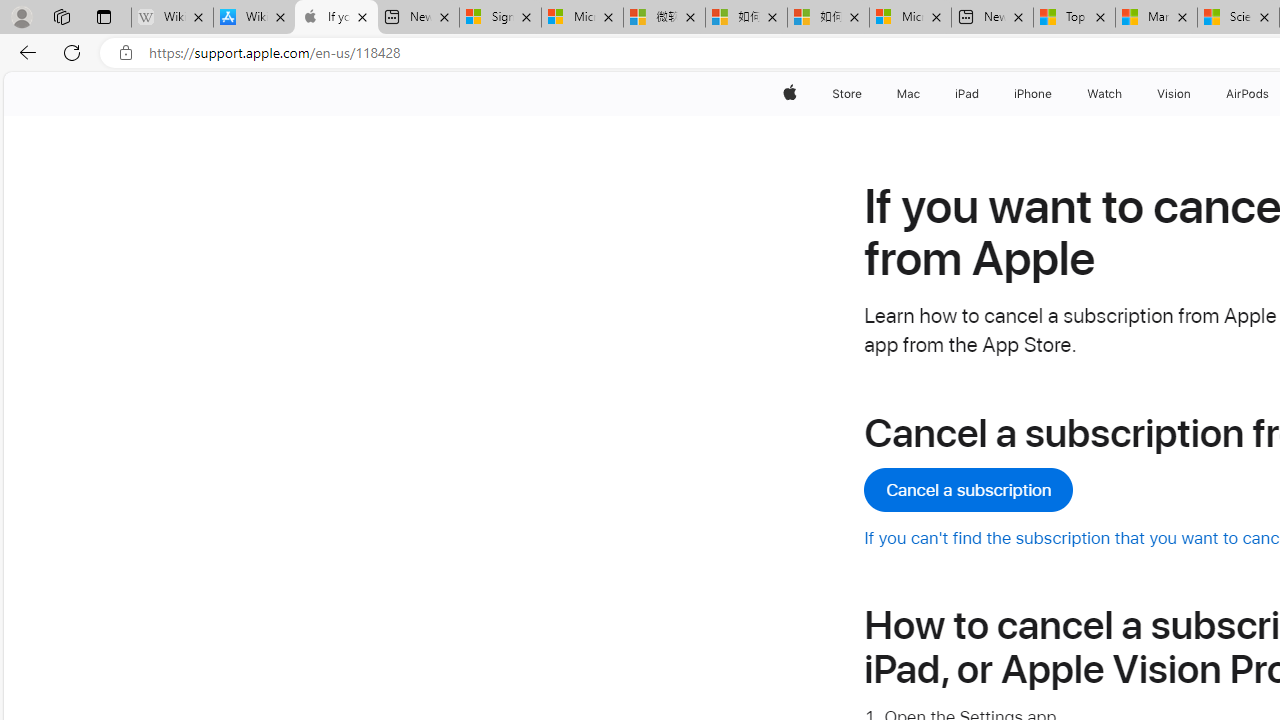  What do you see at coordinates (1247, 93) in the screenshot?
I see `'AirPods'` at bounding box center [1247, 93].